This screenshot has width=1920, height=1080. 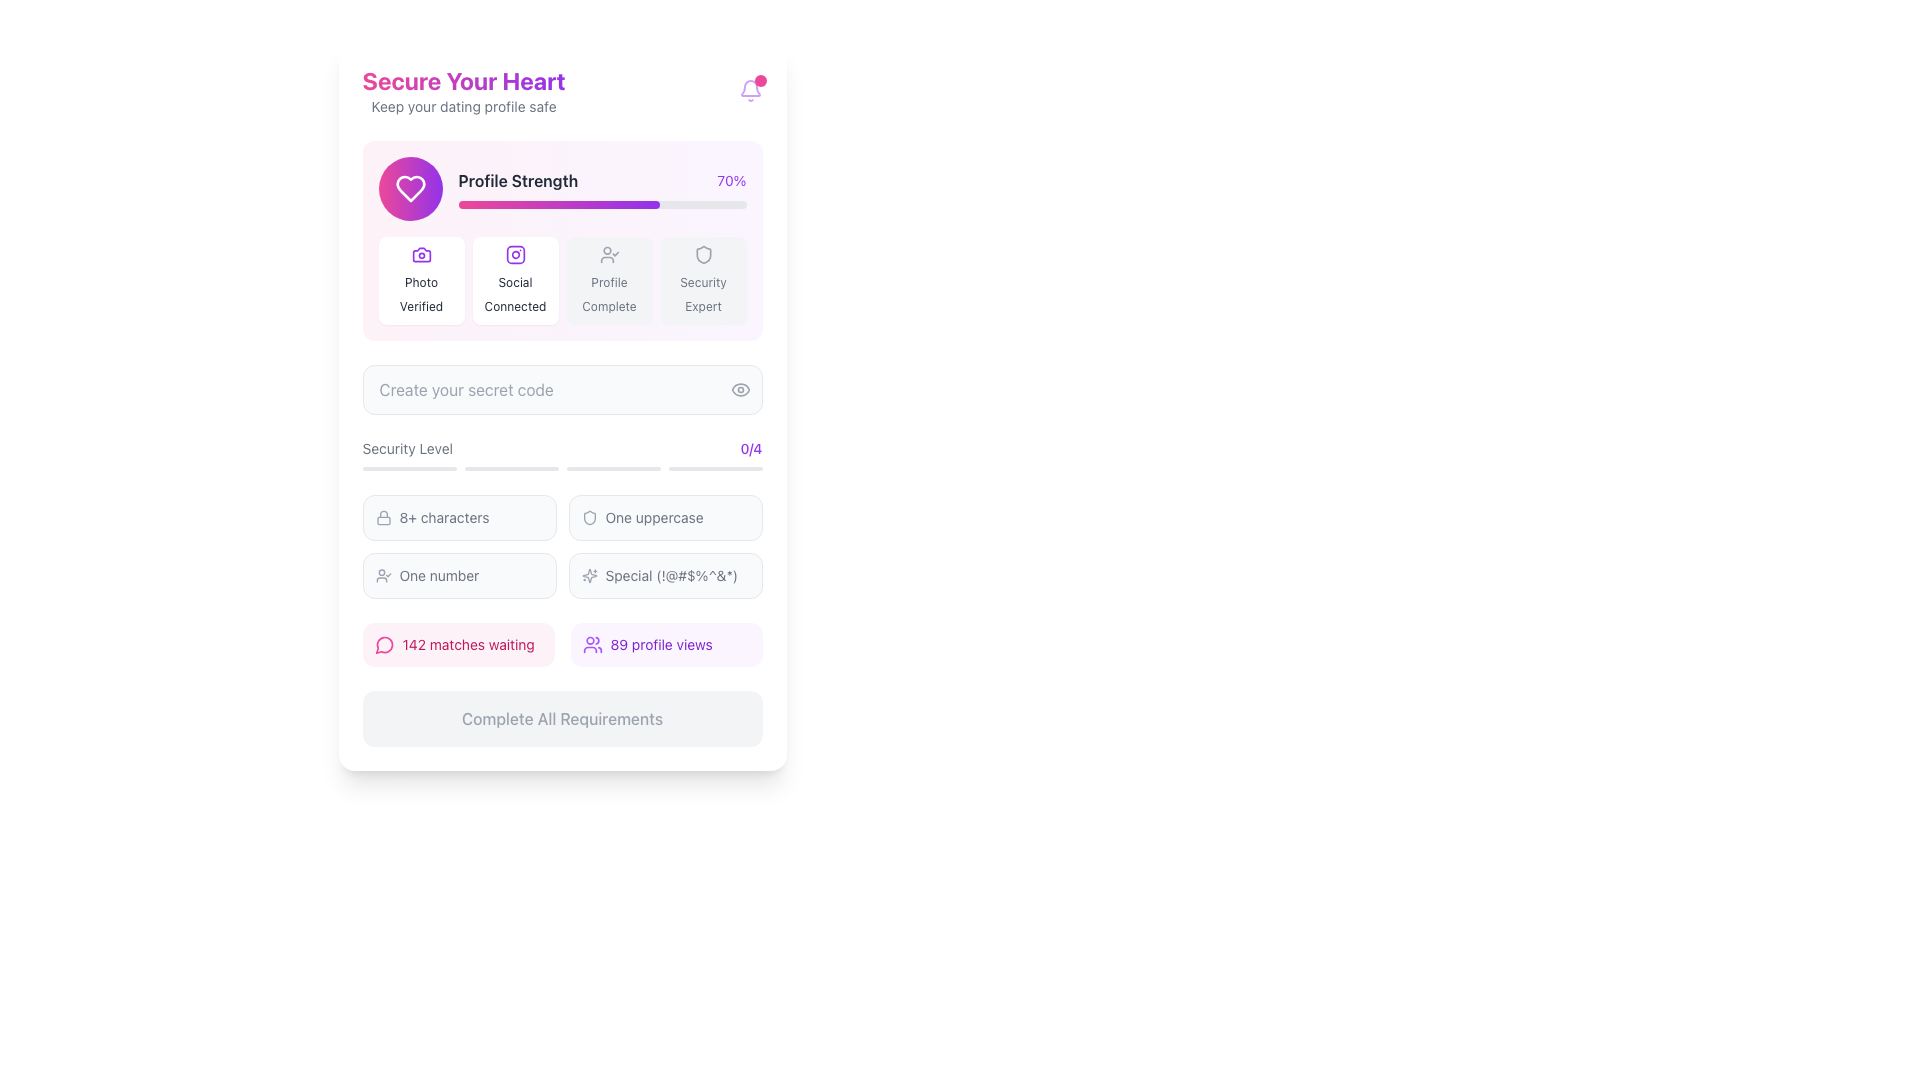 I want to click on the circular icon with a gradient color scheme transitioning from pink to purple, featuring a white heart symbol in the center, located at the top-left of the 'Profile Strength' section, so click(x=409, y=189).